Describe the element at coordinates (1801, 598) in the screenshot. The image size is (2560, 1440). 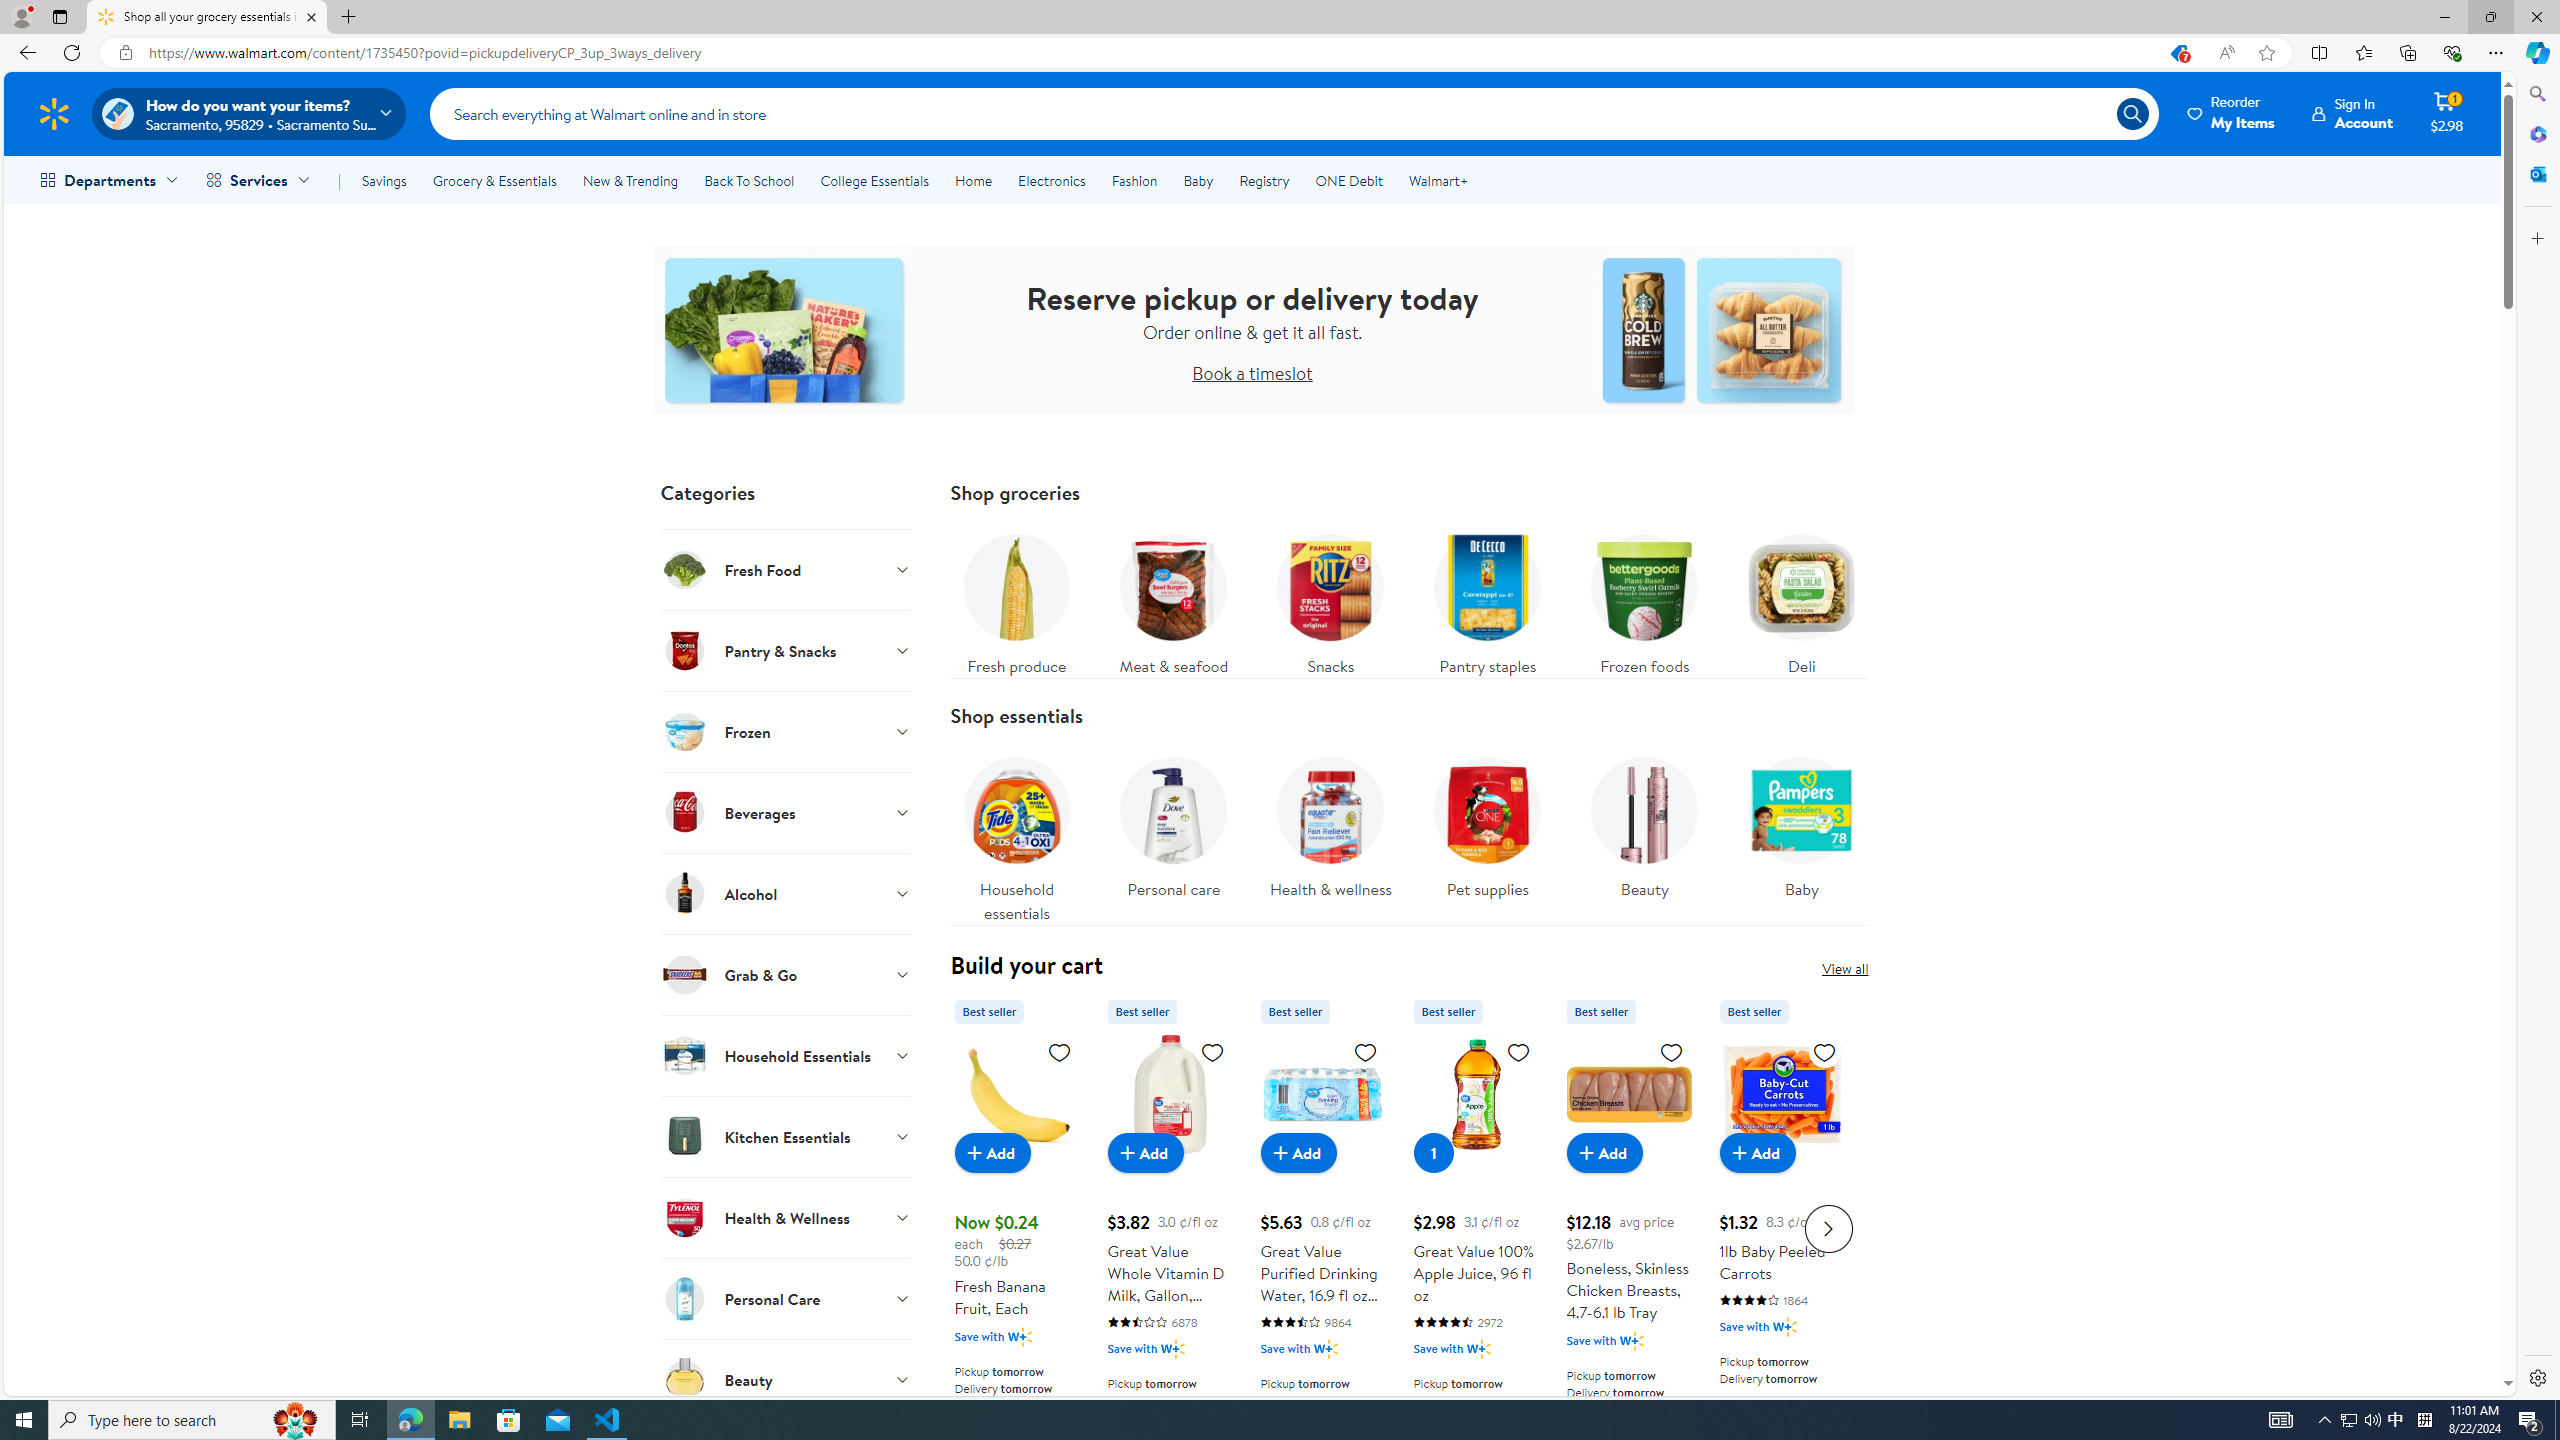
I see `'Deli'` at that location.